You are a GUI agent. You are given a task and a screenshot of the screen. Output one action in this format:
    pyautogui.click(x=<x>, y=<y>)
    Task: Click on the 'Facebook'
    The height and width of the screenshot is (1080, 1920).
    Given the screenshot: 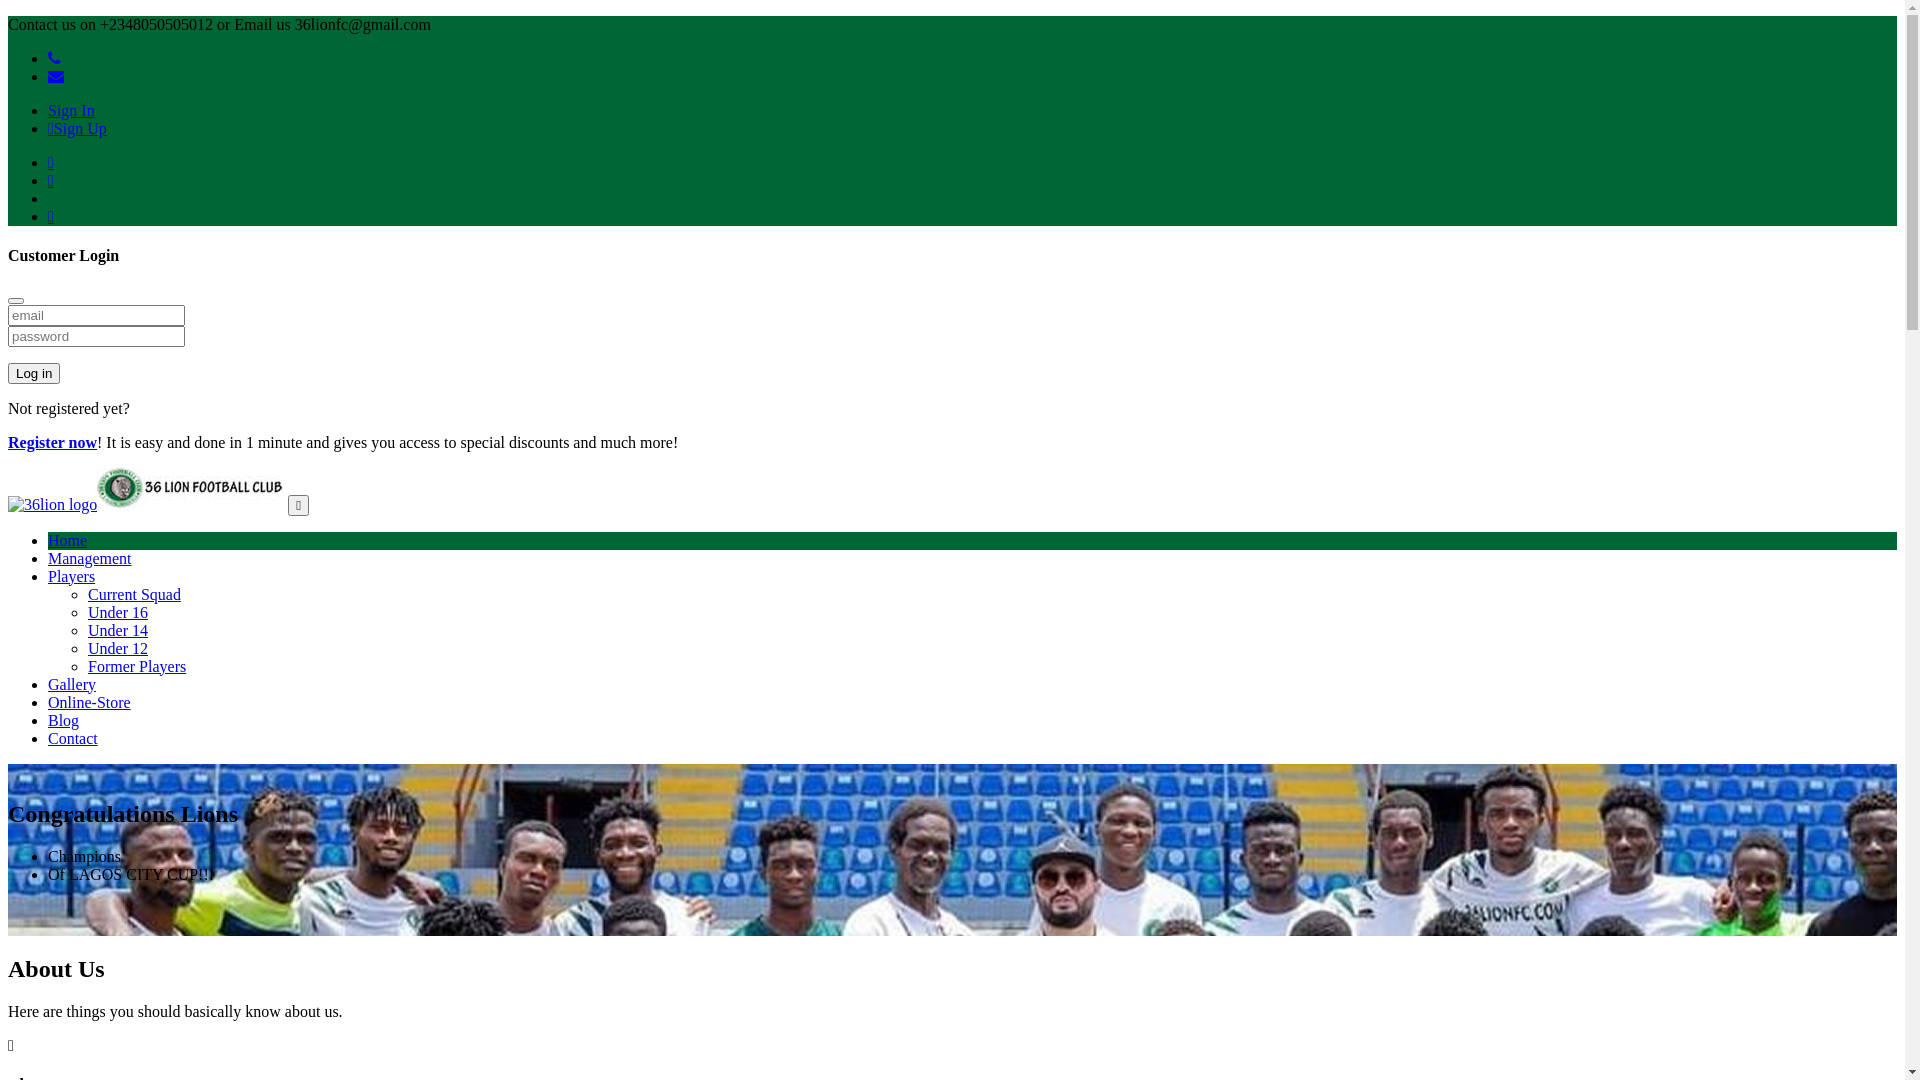 What is the action you would take?
    pyautogui.click(x=48, y=161)
    